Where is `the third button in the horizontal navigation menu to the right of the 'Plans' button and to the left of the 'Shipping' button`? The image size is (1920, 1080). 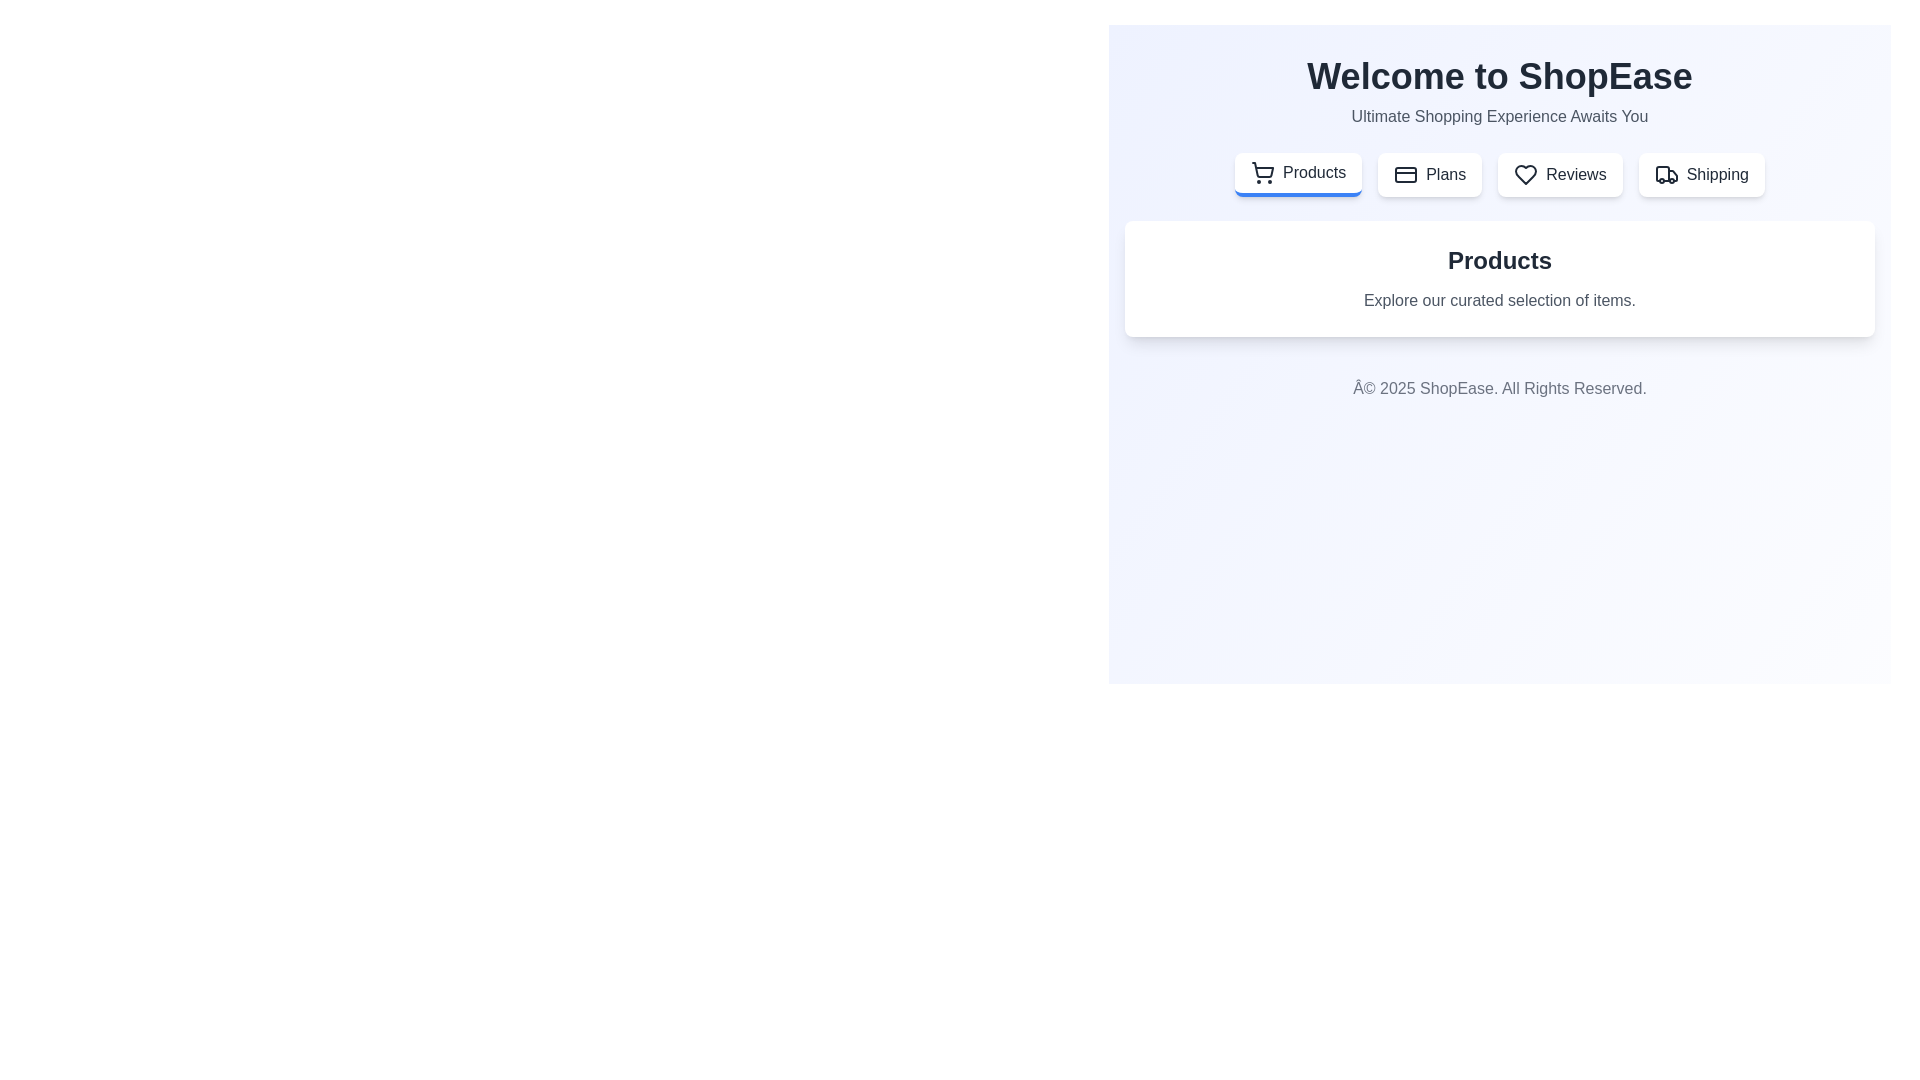 the third button in the horizontal navigation menu to the right of the 'Plans' button and to the left of the 'Shipping' button is located at coordinates (1559, 173).